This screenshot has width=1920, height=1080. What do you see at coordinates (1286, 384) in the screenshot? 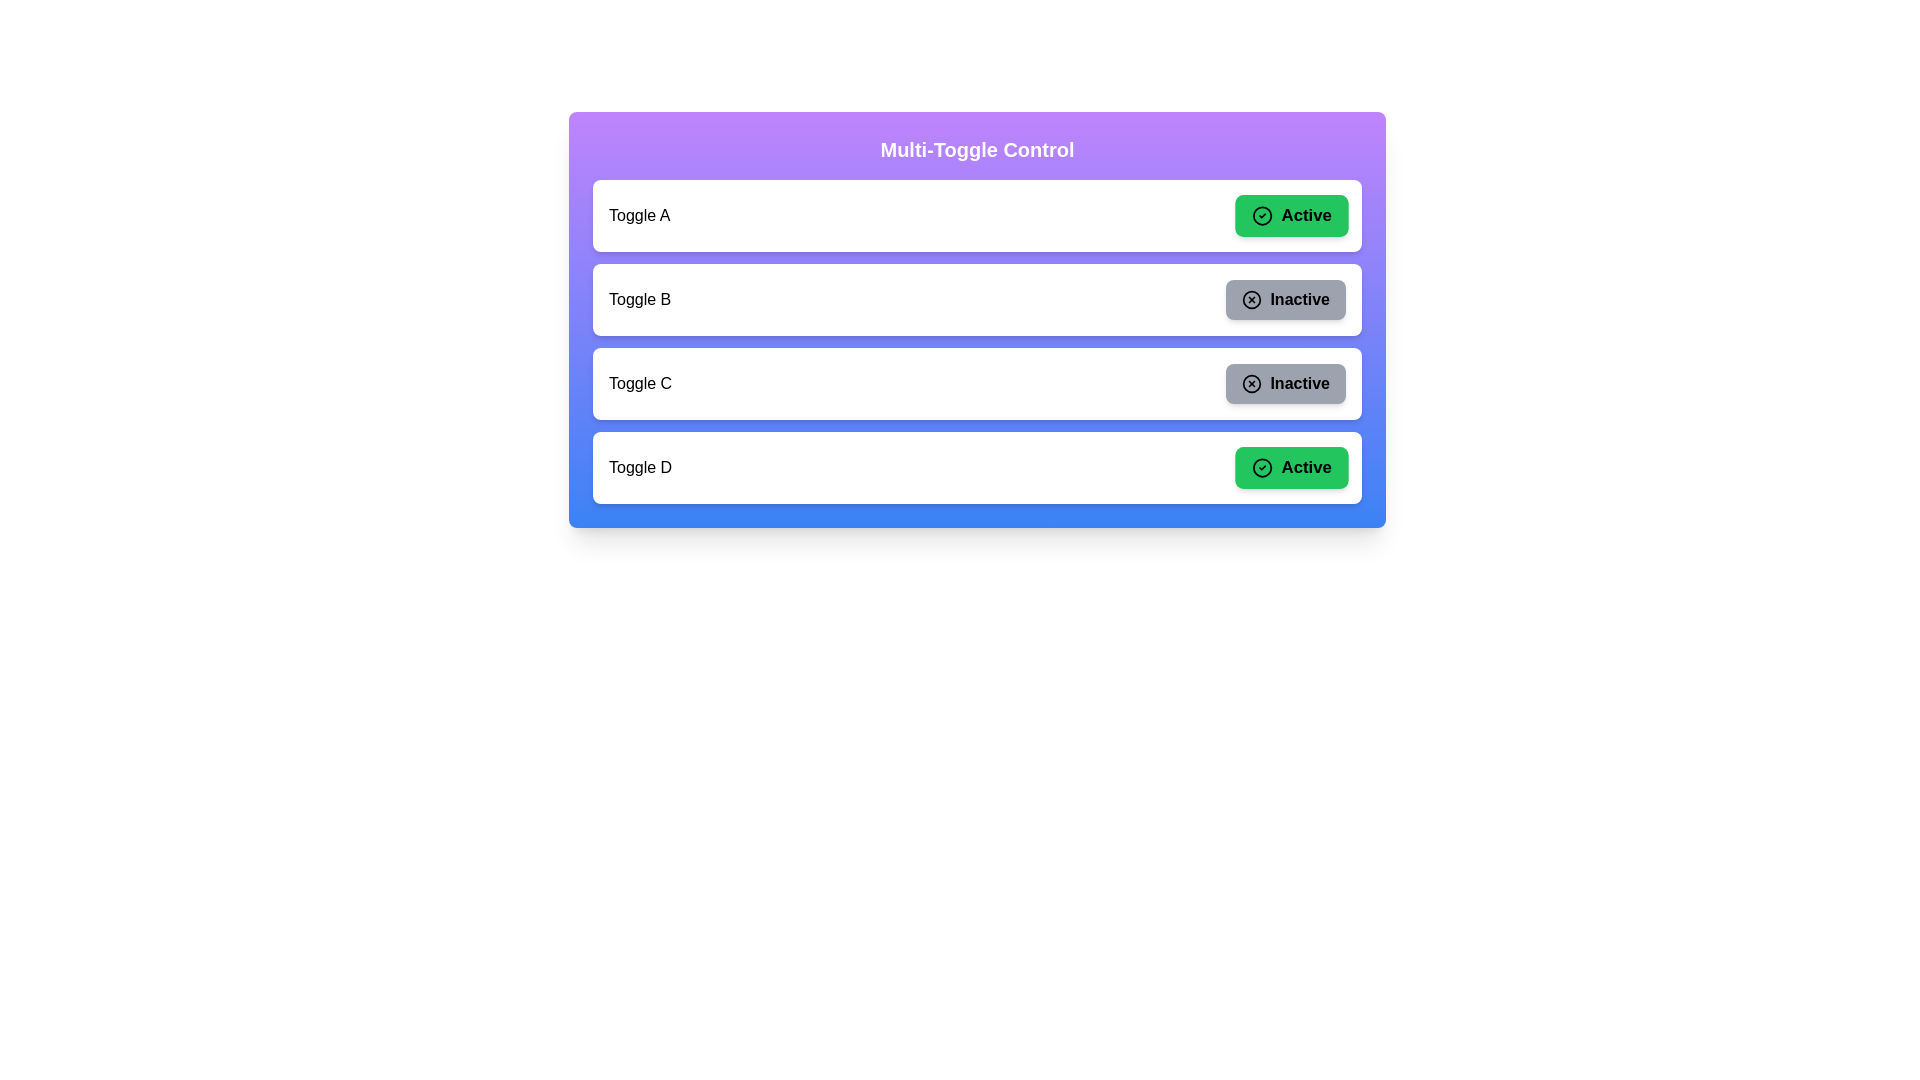
I see `the toggle button located in the 'Toggle C' section` at bounding box center [1286, 384].